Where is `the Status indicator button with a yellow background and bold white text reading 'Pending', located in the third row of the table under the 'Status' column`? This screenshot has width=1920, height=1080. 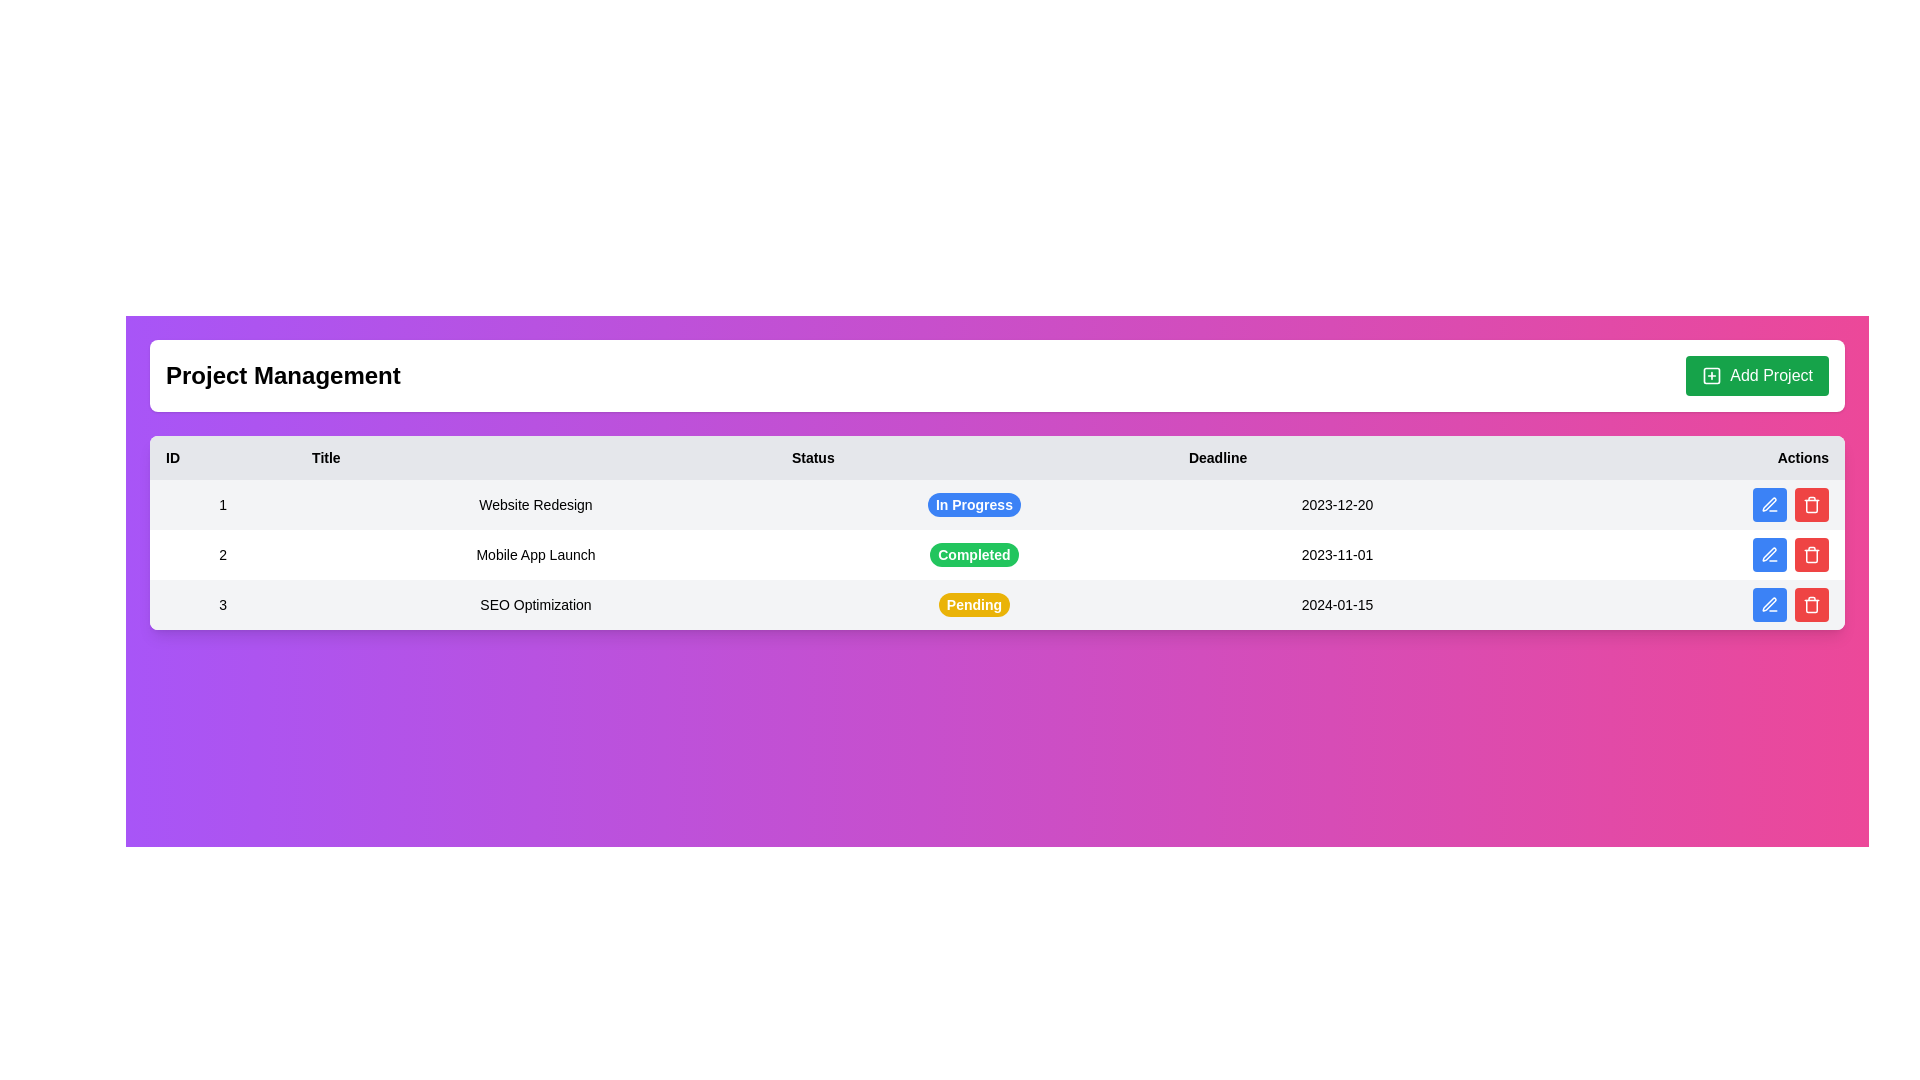 the Status indicator button with a yellow background and bold white text reading 'Pending', located in the third row of the table under the 'Status' column is located at coordinates (974, 604).